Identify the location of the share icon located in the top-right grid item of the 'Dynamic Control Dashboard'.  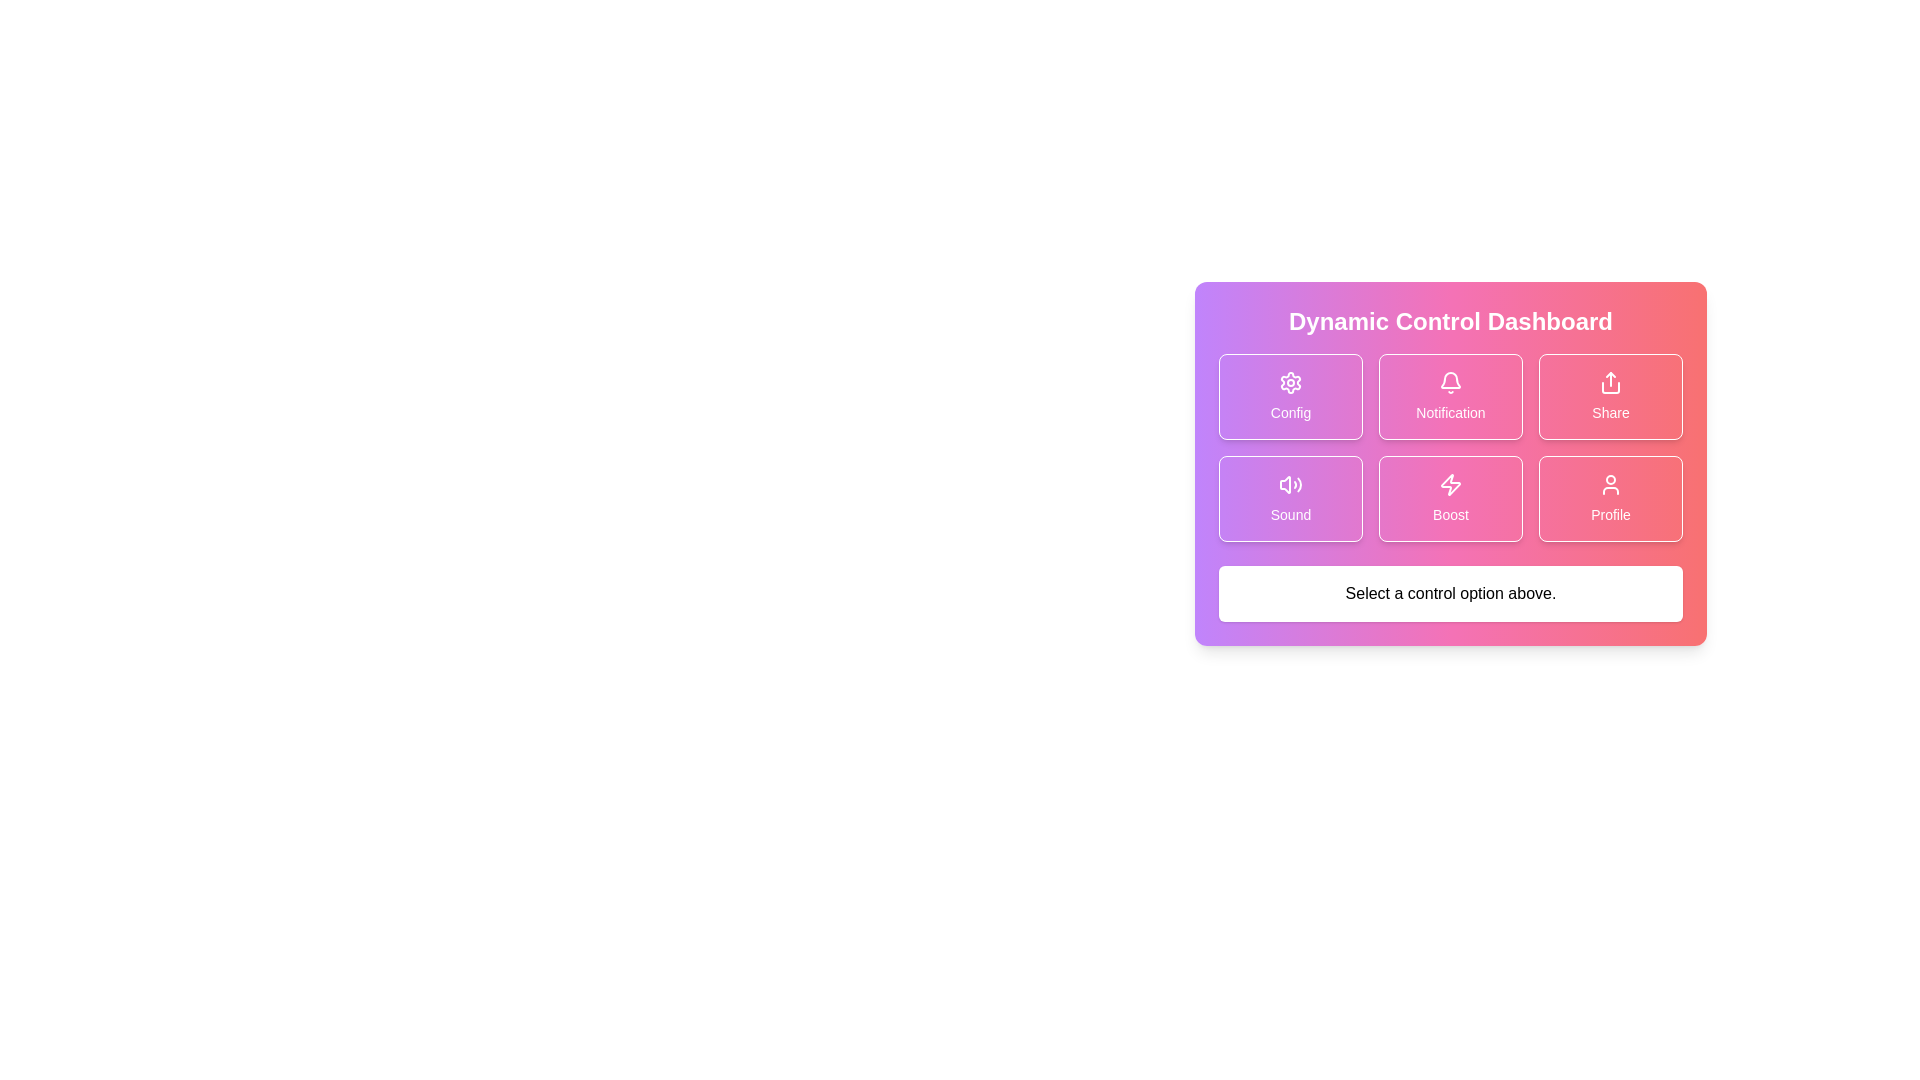
(1611, 382).